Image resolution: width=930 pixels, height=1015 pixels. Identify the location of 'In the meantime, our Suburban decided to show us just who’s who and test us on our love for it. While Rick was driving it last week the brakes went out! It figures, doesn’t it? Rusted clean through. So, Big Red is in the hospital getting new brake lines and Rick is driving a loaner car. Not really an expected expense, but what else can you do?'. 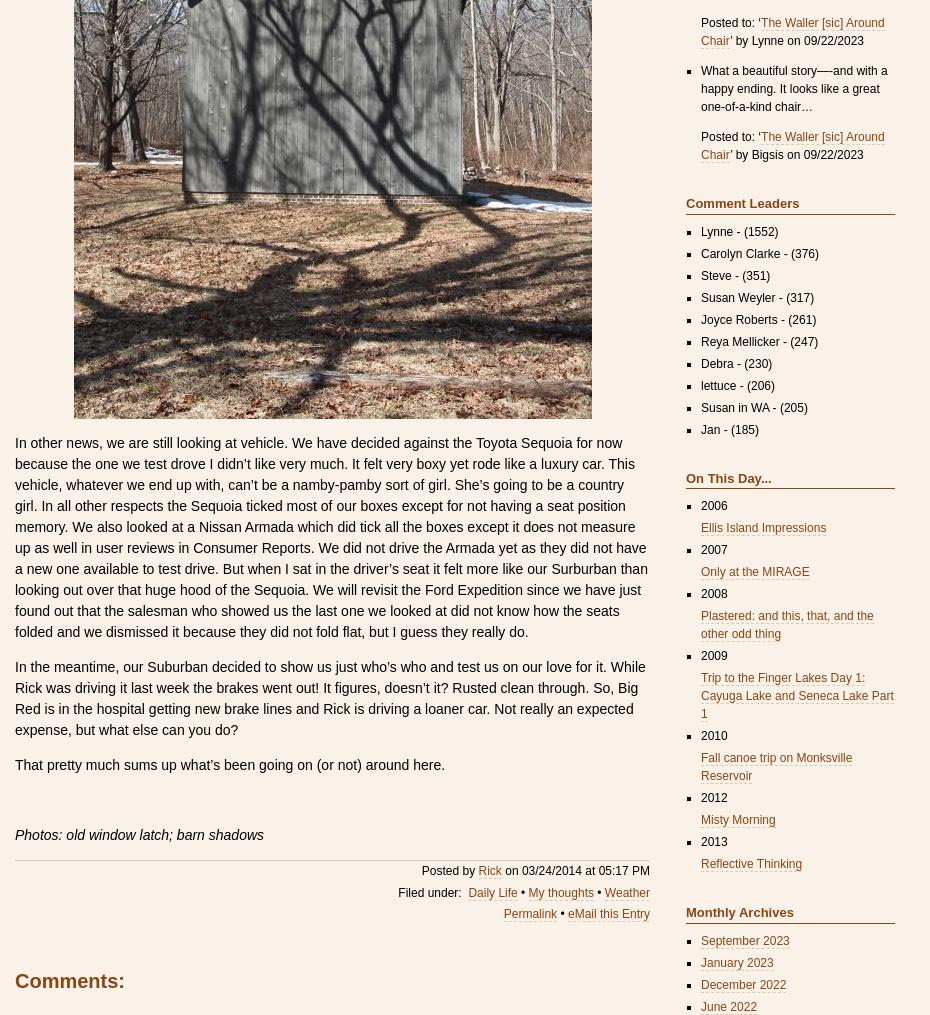
(328, 697).